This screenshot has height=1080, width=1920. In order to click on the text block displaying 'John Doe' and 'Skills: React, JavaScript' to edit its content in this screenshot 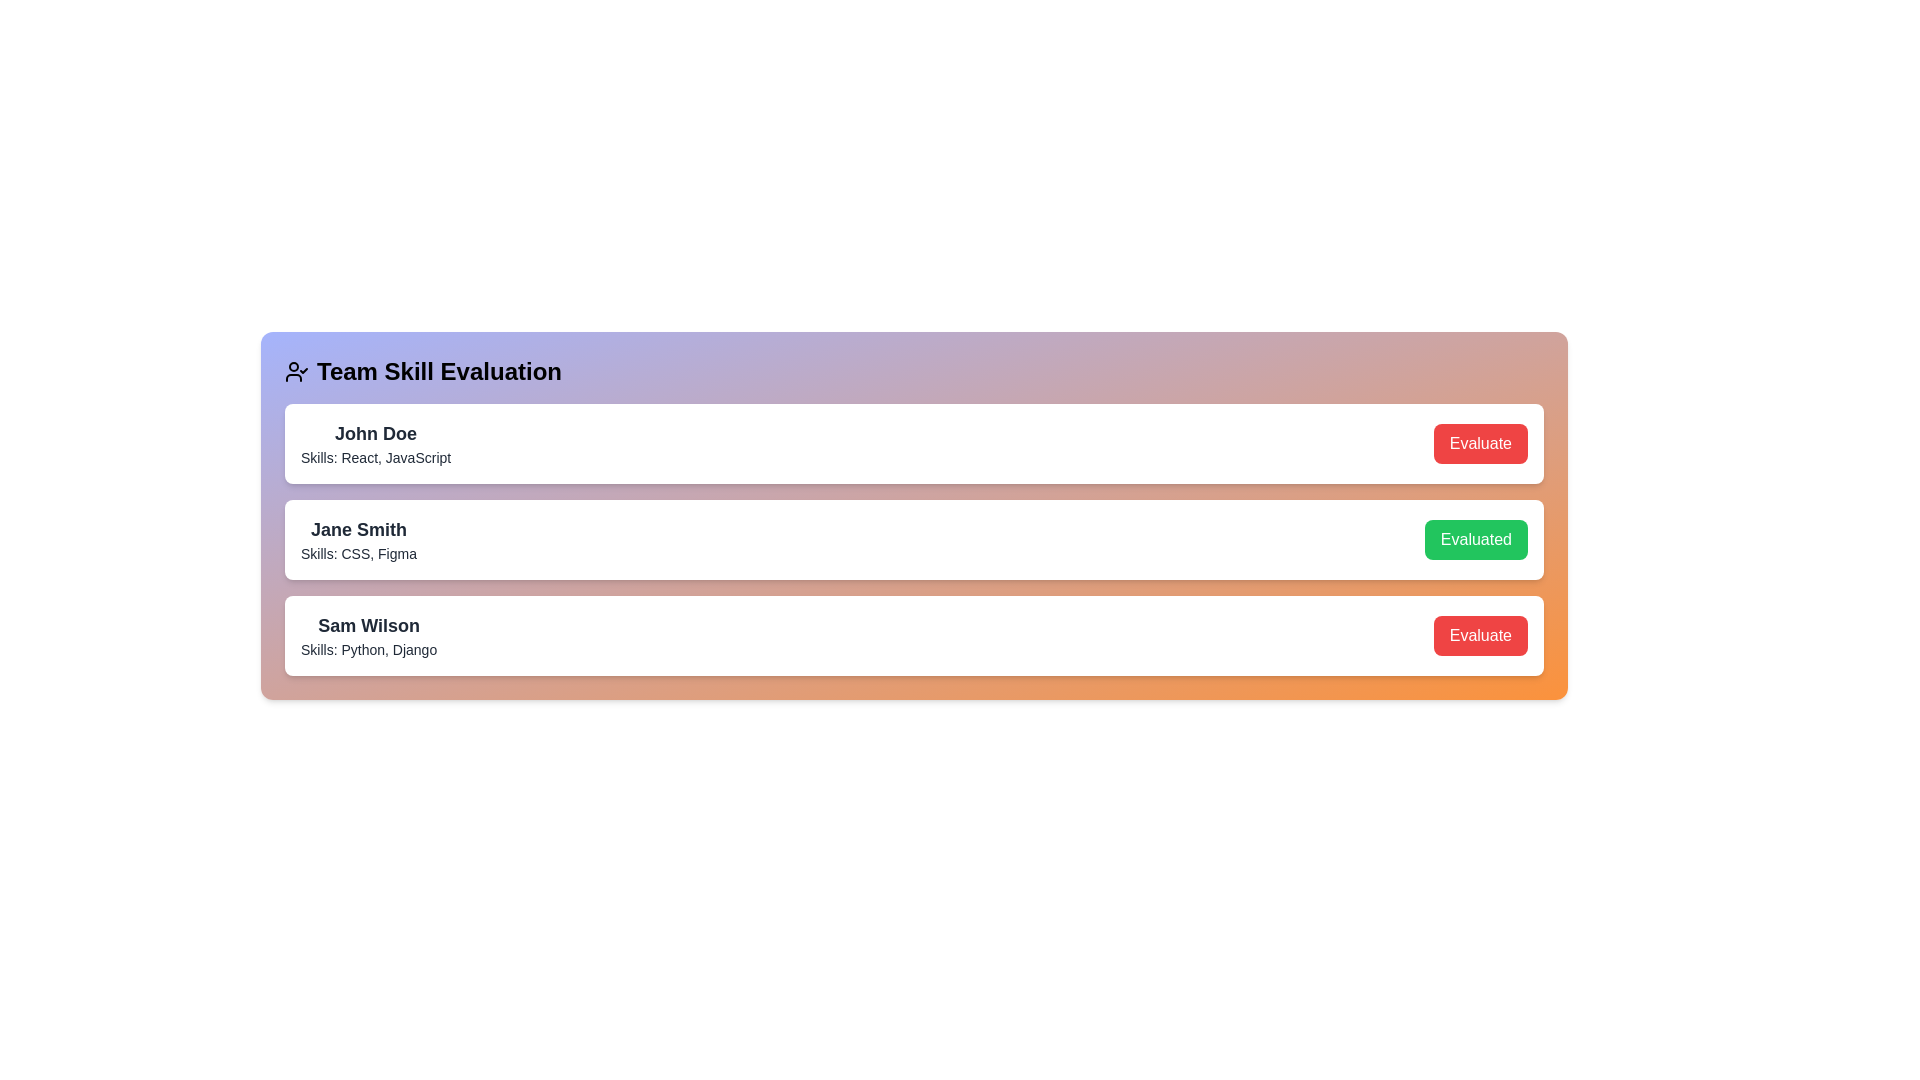, I will do `click(376, 442)`.